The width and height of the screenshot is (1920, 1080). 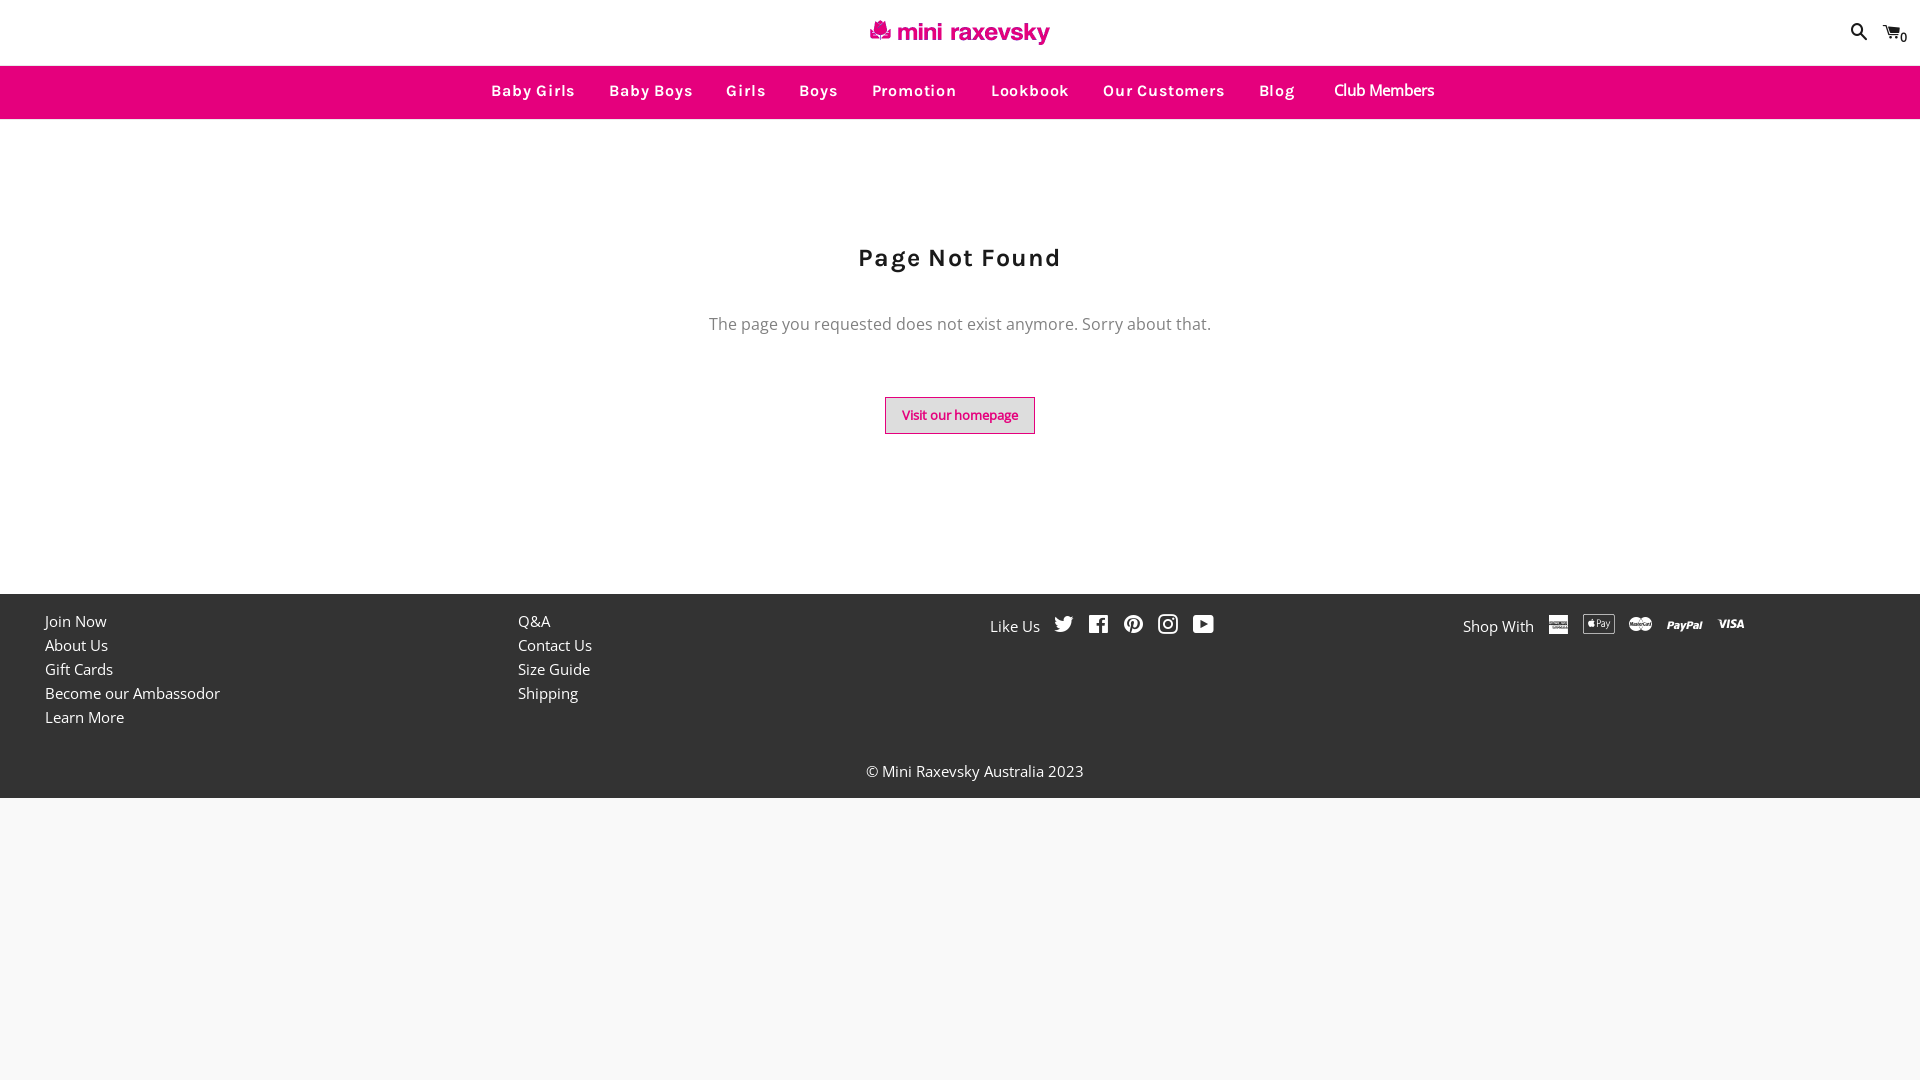 I want to click on 'Size Guide', so click(x=553, y=668).